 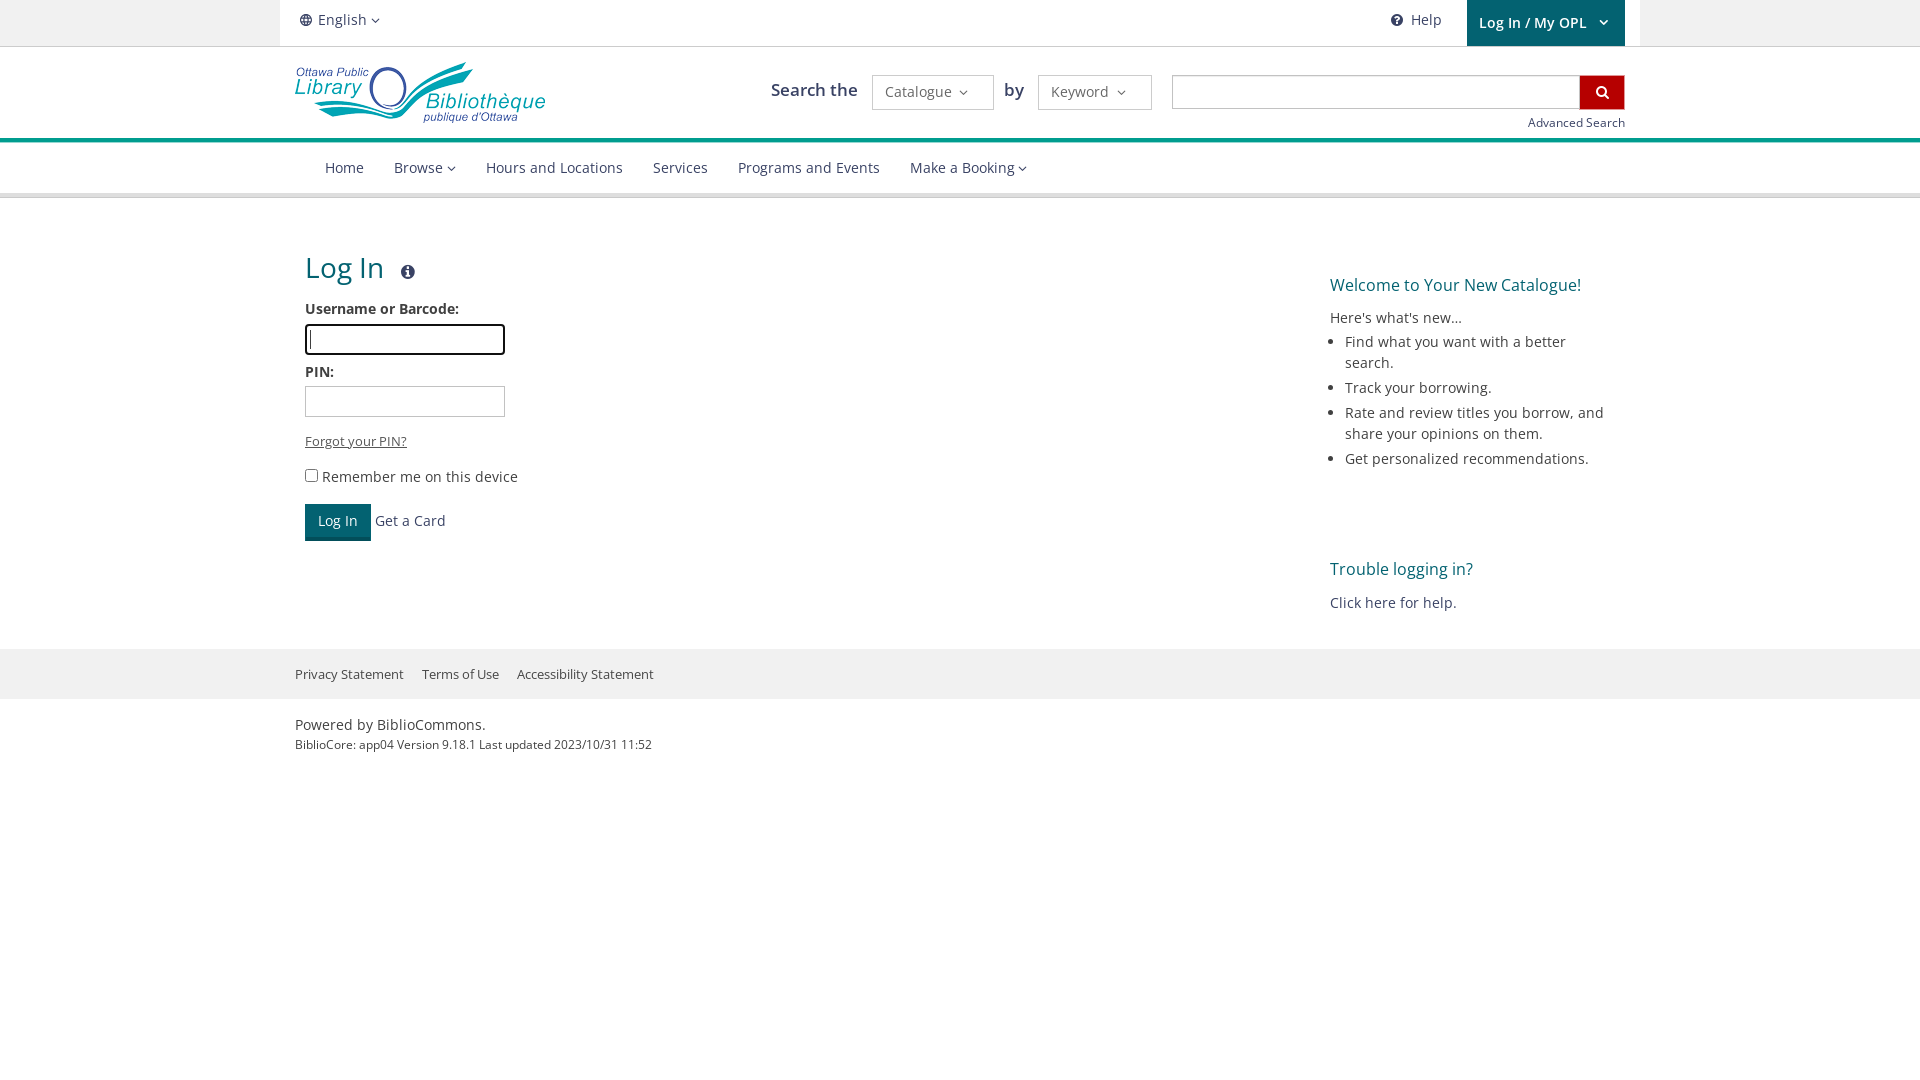 What do you see at coordinates (807, 167) in the screenshot?
I see `'Programs and Events'` at bounding box center [807, 167].